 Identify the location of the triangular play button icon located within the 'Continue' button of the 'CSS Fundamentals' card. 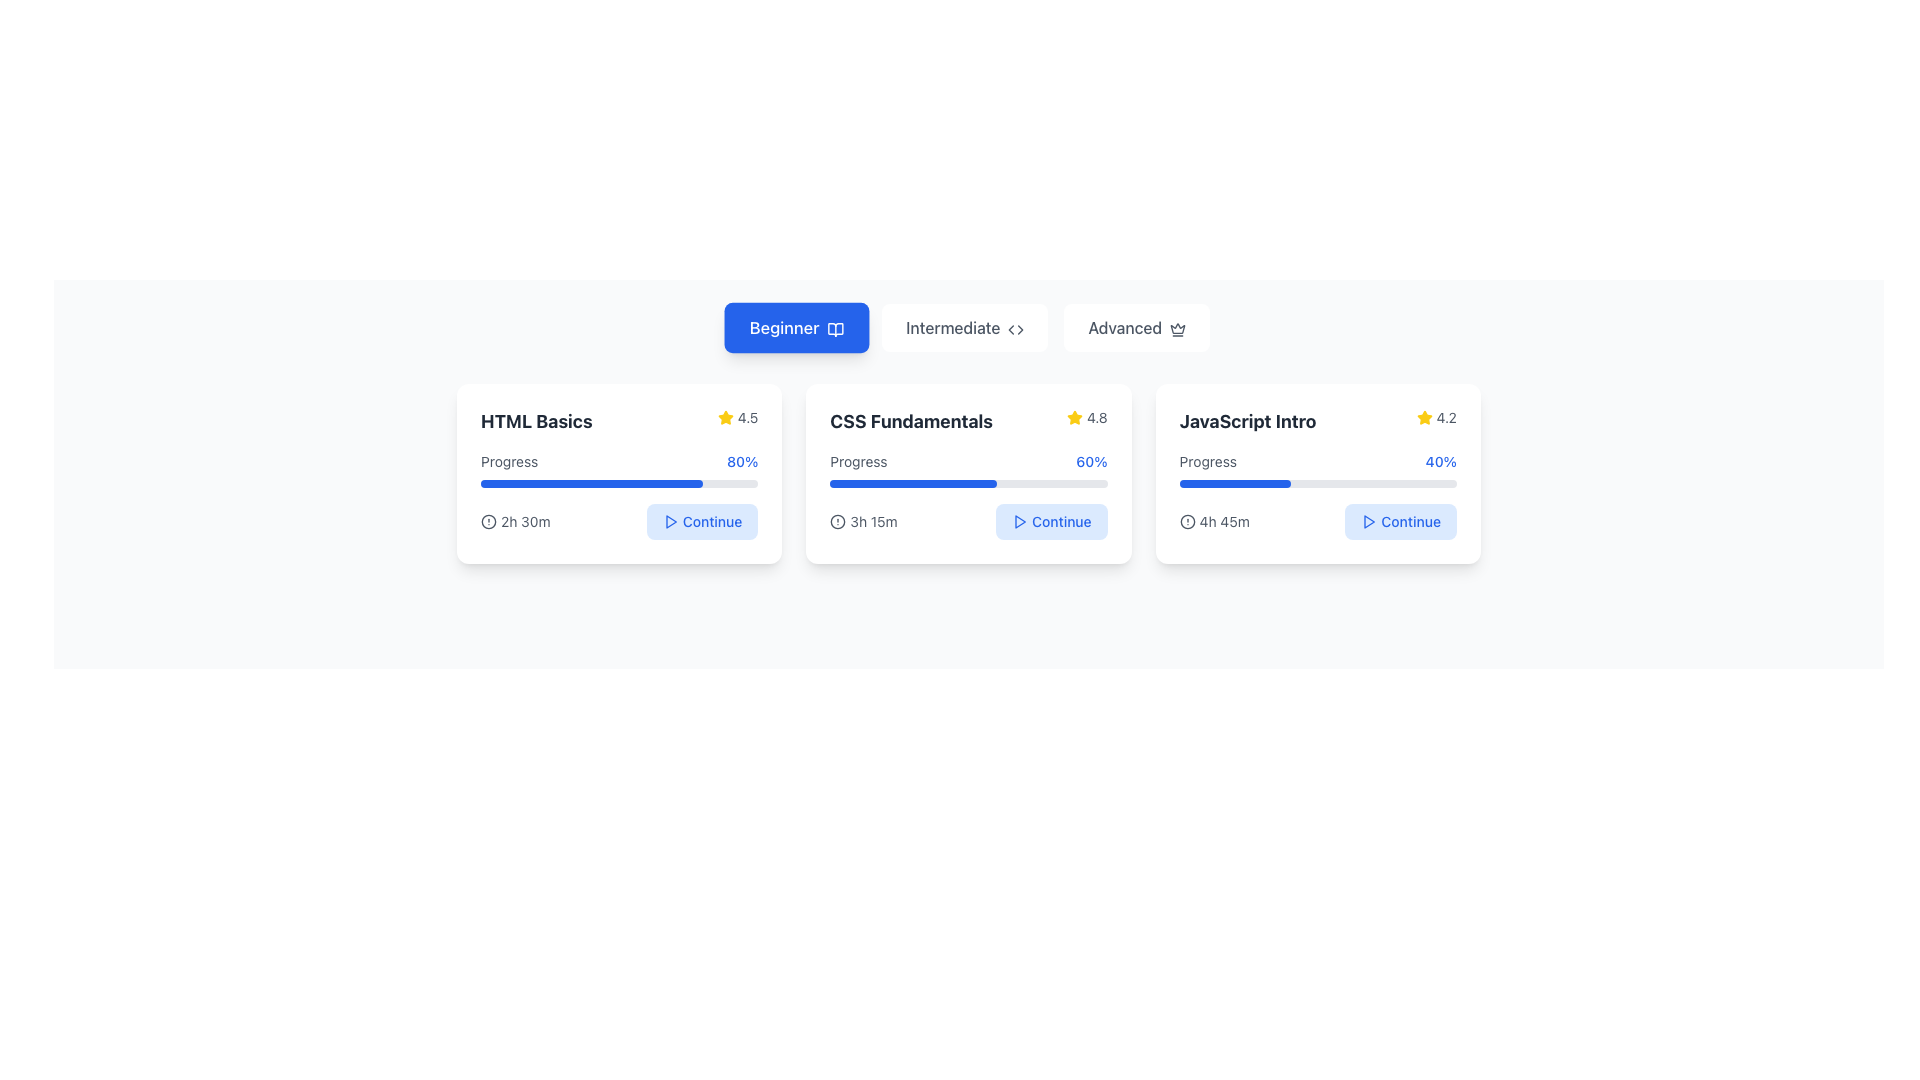
(1020, 520).